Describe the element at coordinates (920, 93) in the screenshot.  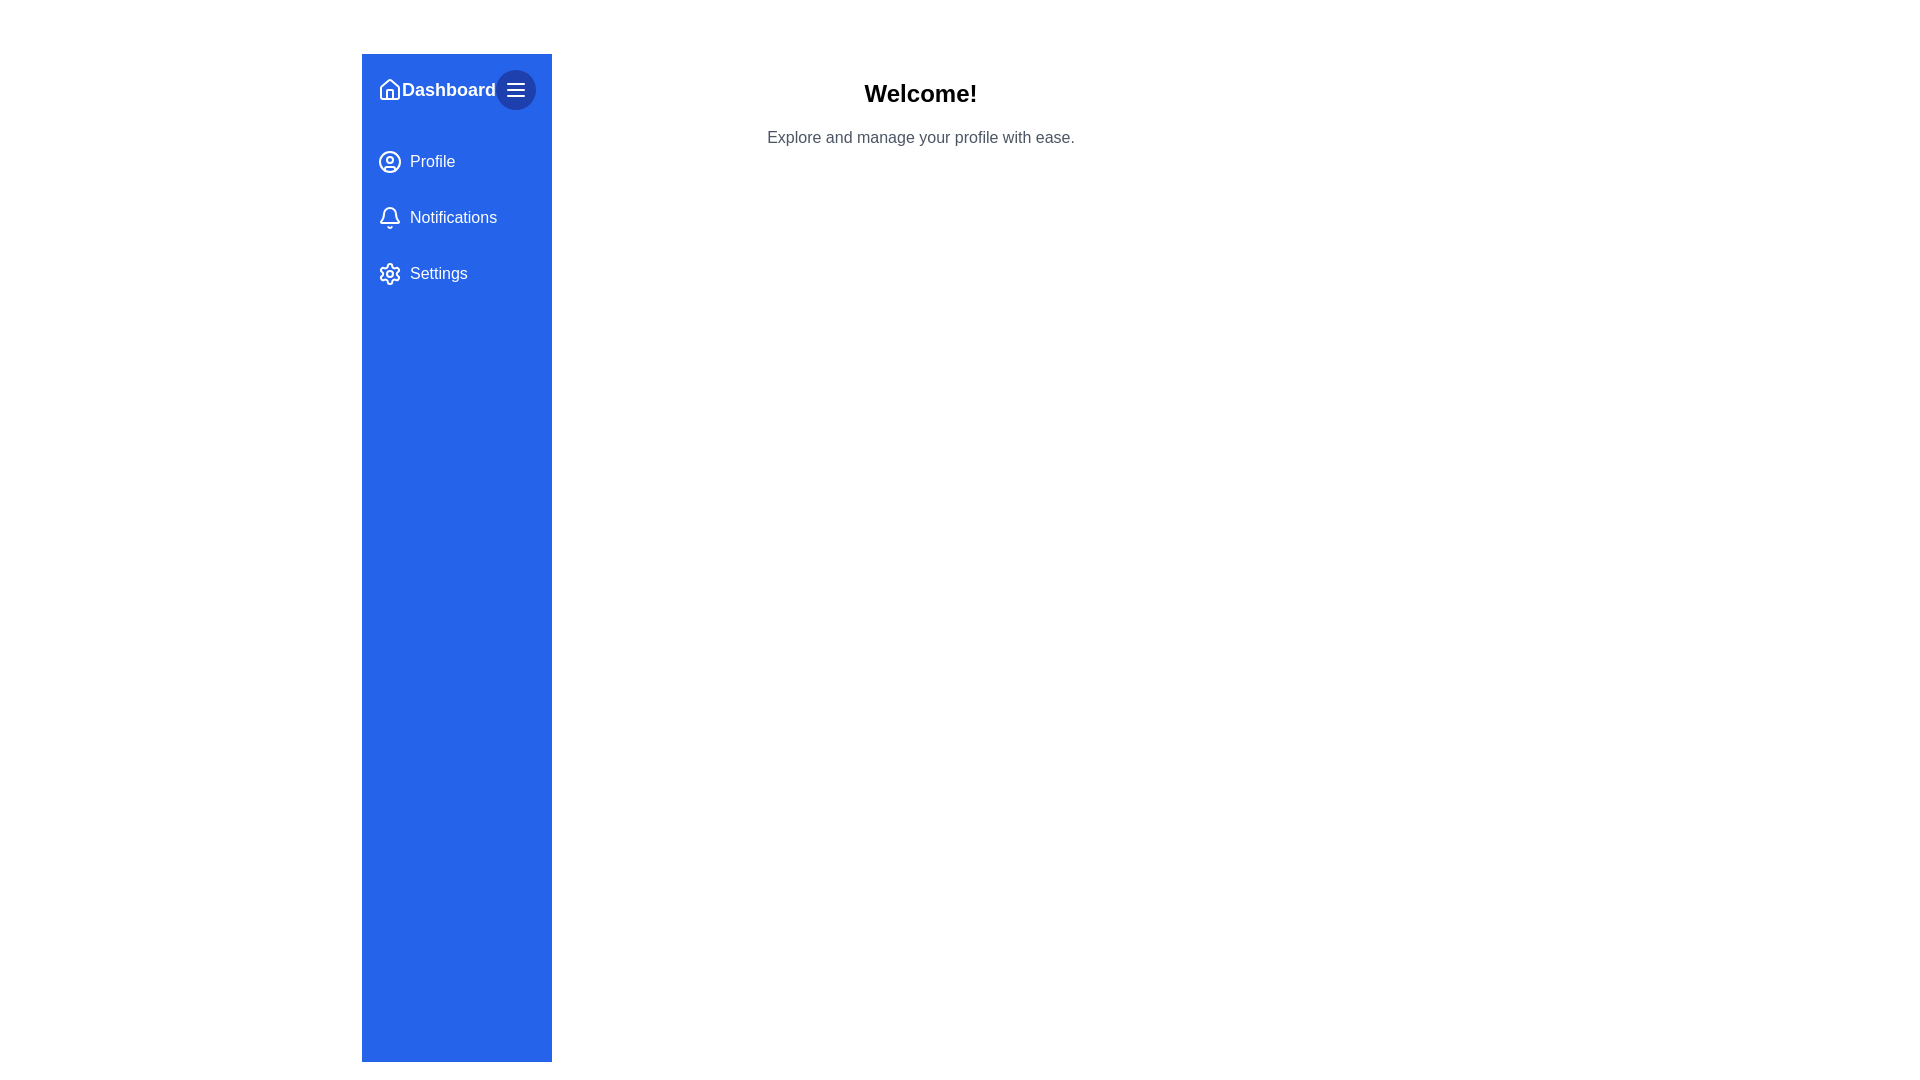
I see `welcoming header text located at the top-center of the user's dashboard, above the text 'Explore and manage your profile with ease.'` at that location.